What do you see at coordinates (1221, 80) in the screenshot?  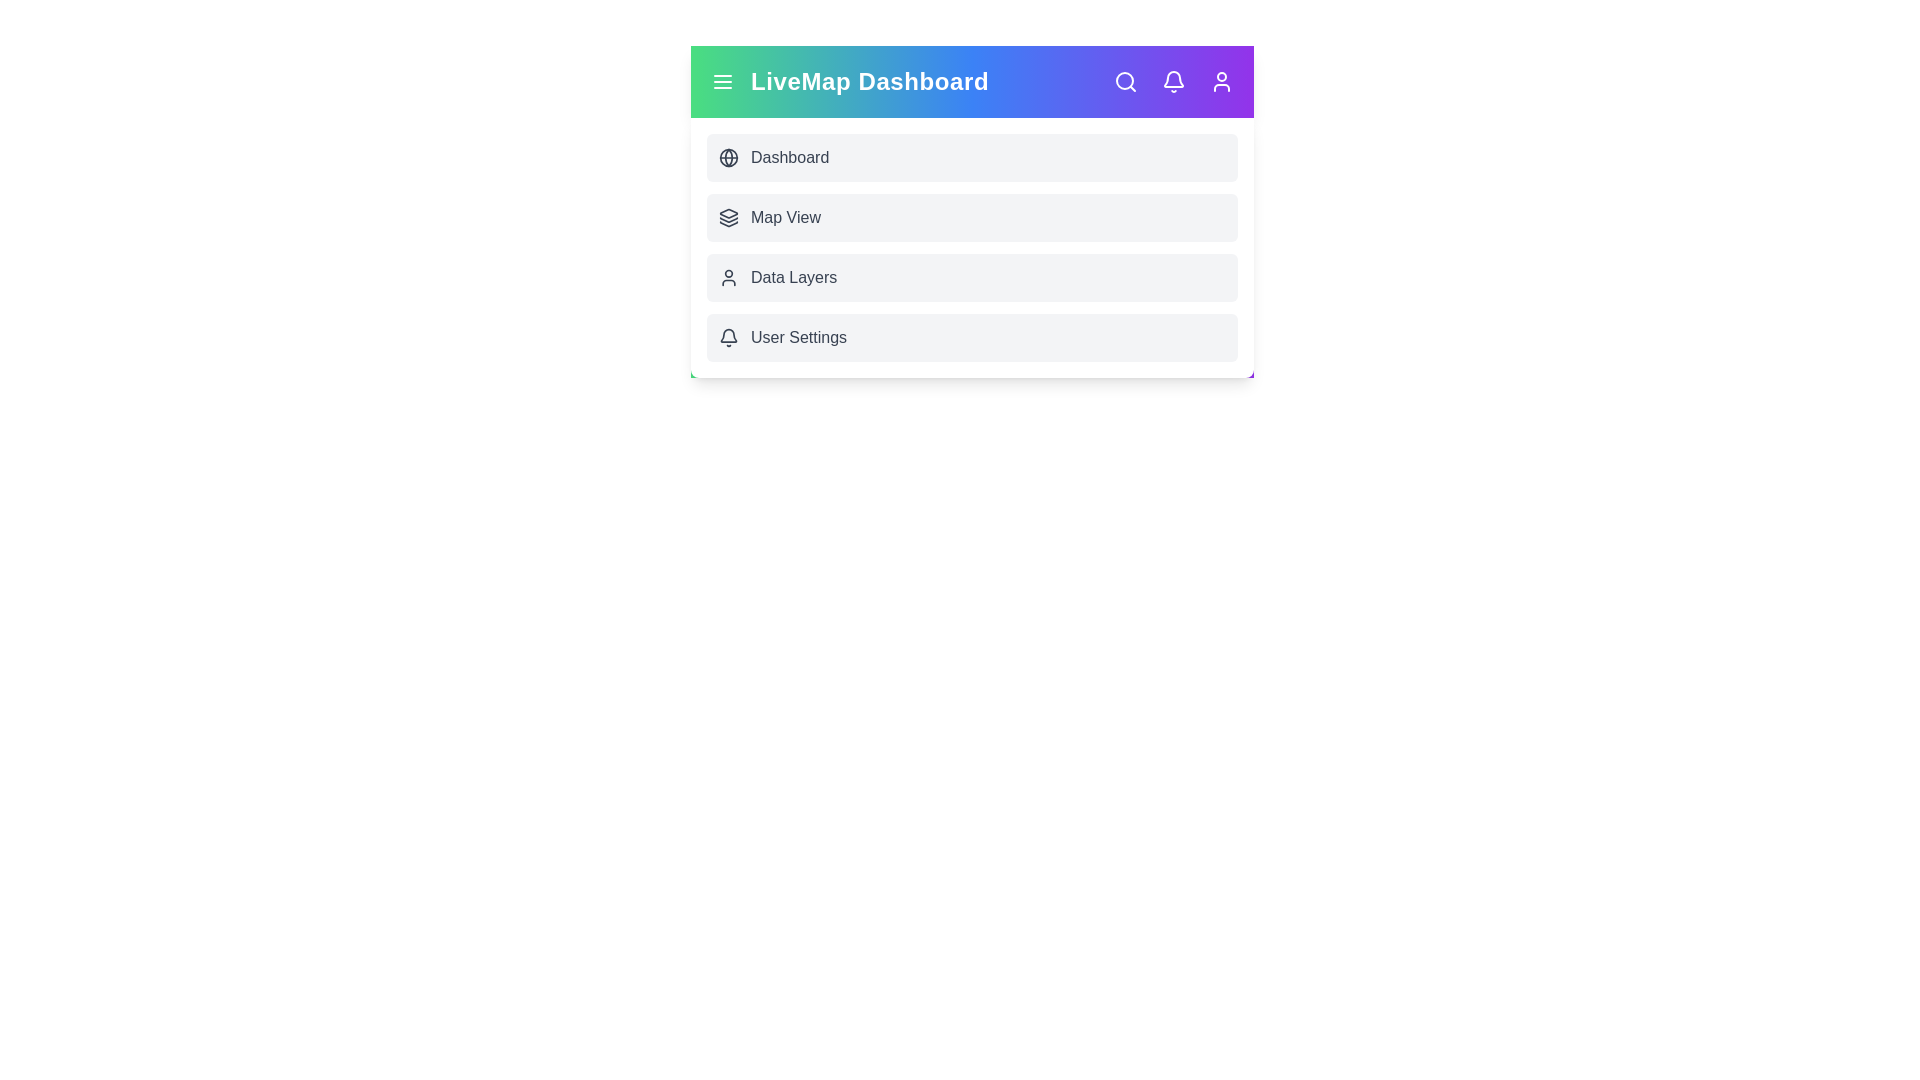 I see `the 'Profile' icon to access profile settings` at bounding box center [1221, 80].